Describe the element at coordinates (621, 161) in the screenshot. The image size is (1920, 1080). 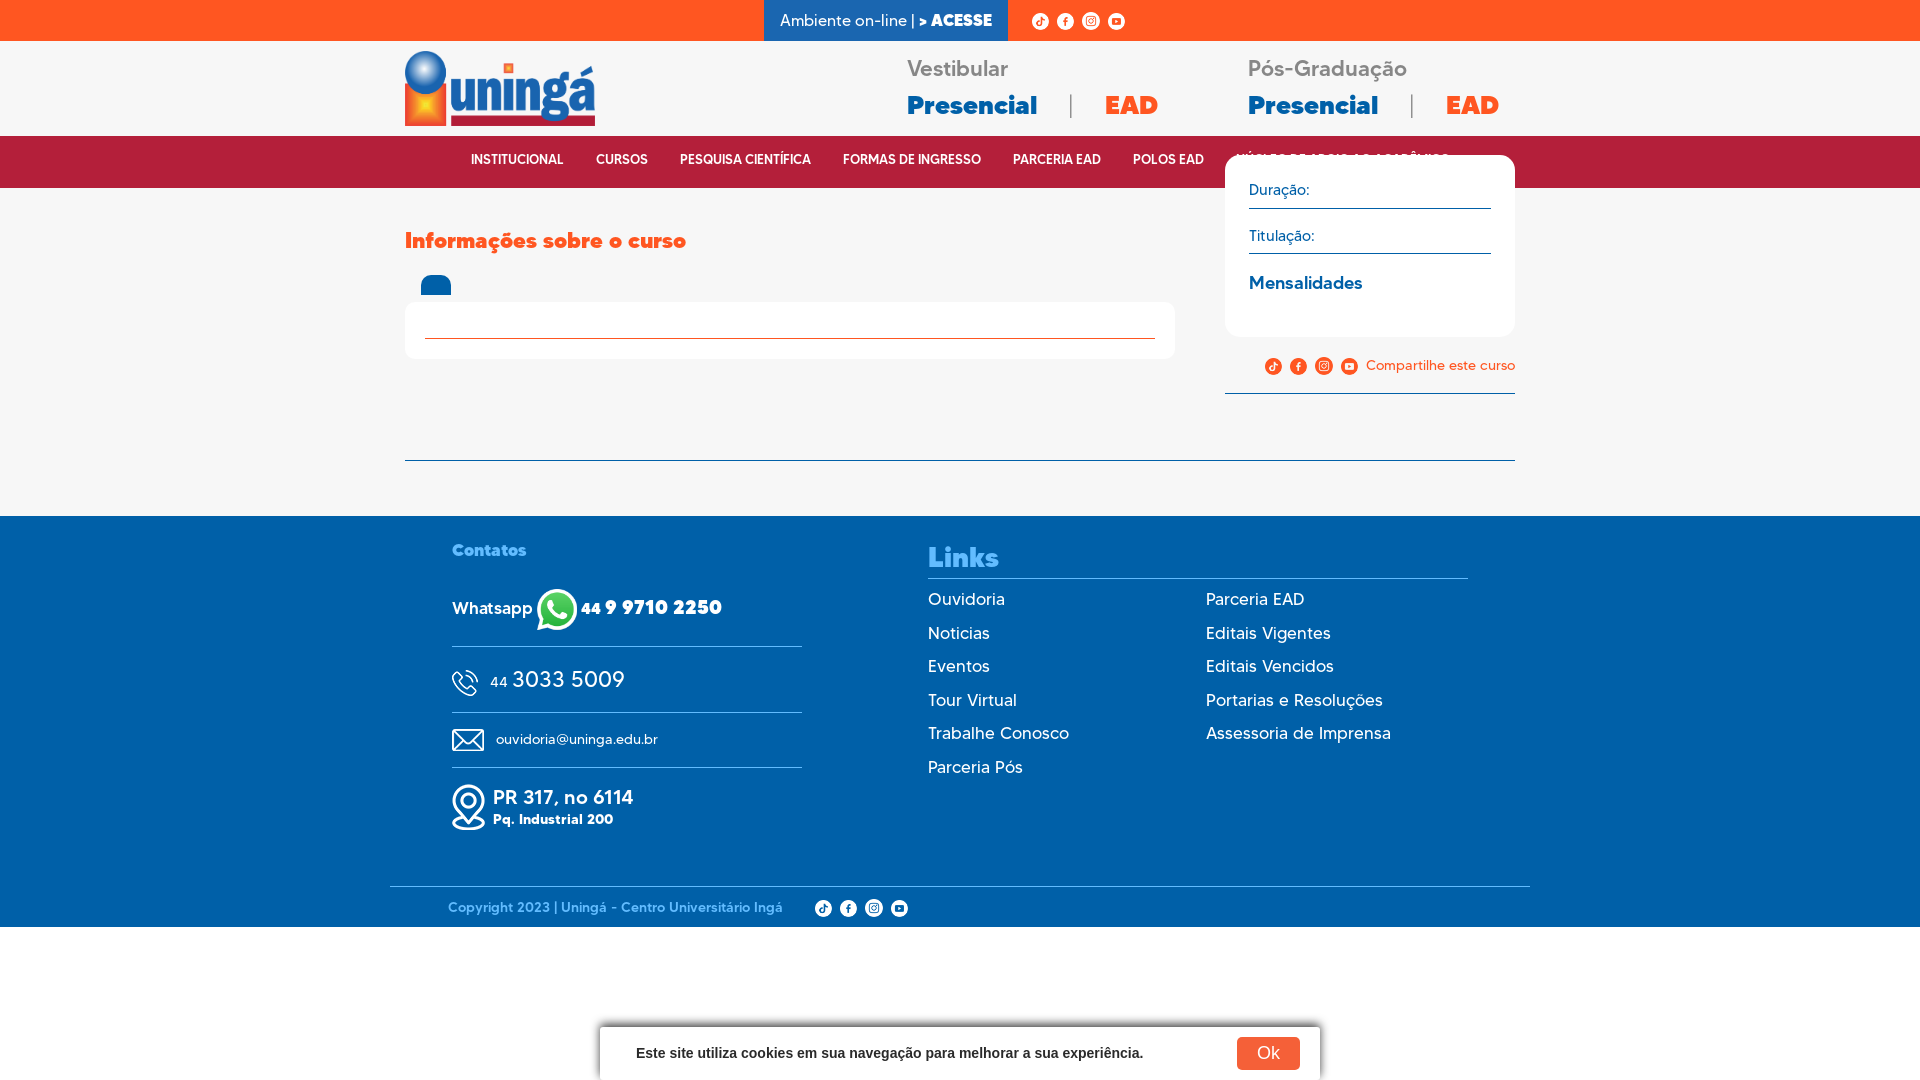
I see `'CURSOS'` at that location.